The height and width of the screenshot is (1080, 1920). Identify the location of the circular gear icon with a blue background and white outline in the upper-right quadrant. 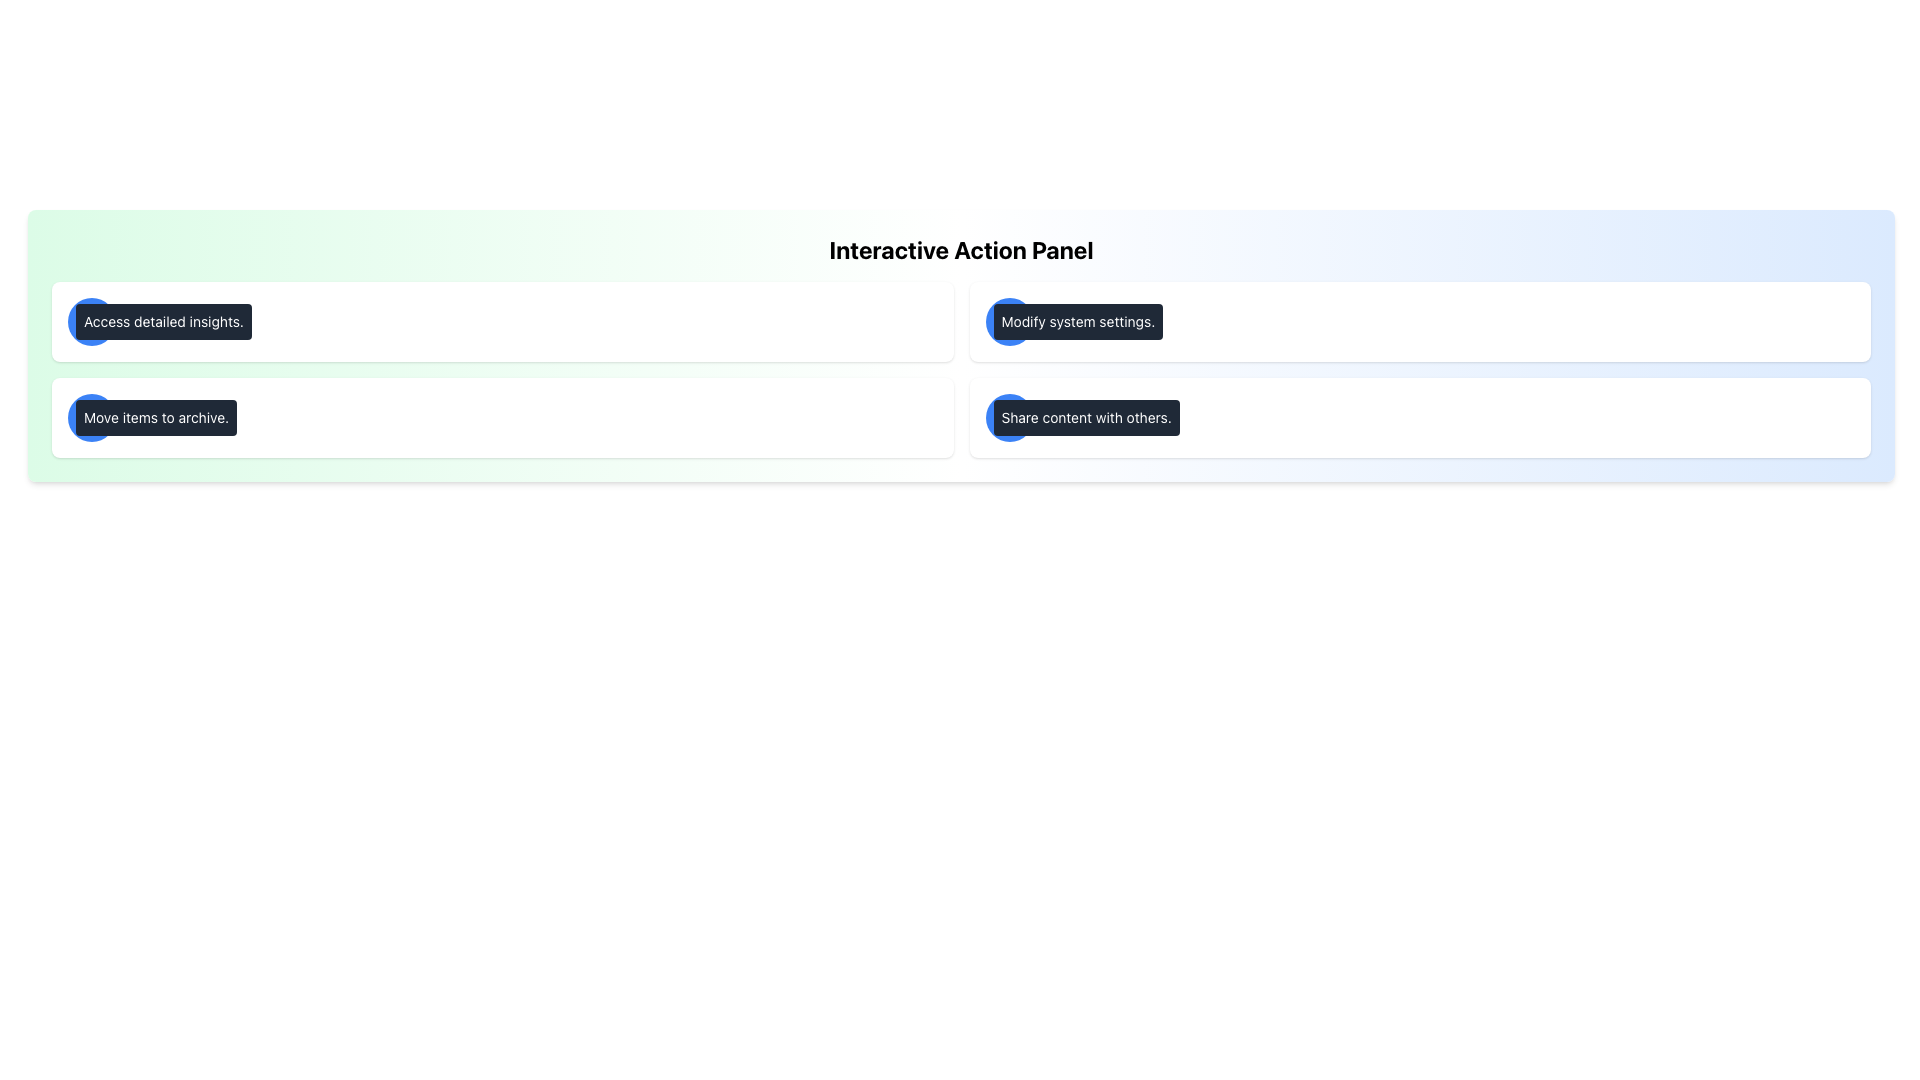
(1009, 320).